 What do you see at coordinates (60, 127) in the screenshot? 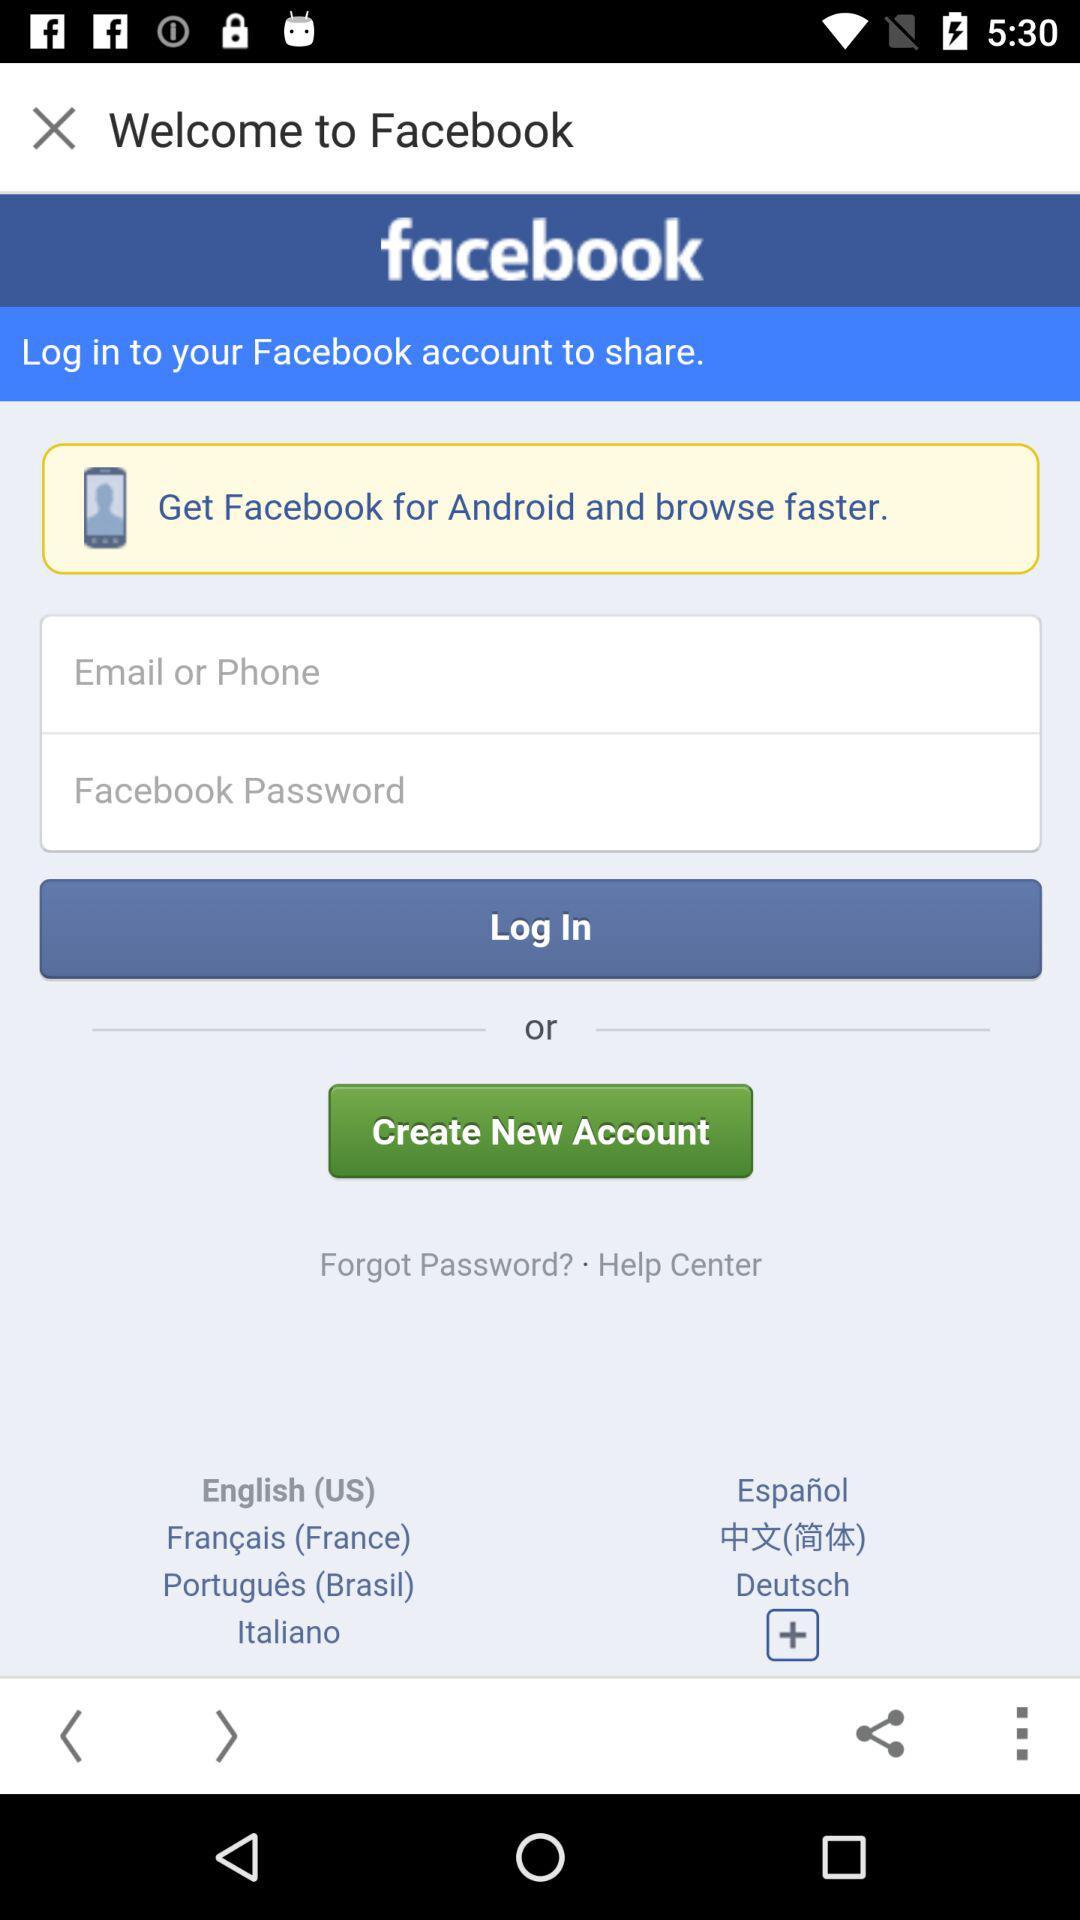
I see `the close icon` at bounding box center [60, 127].